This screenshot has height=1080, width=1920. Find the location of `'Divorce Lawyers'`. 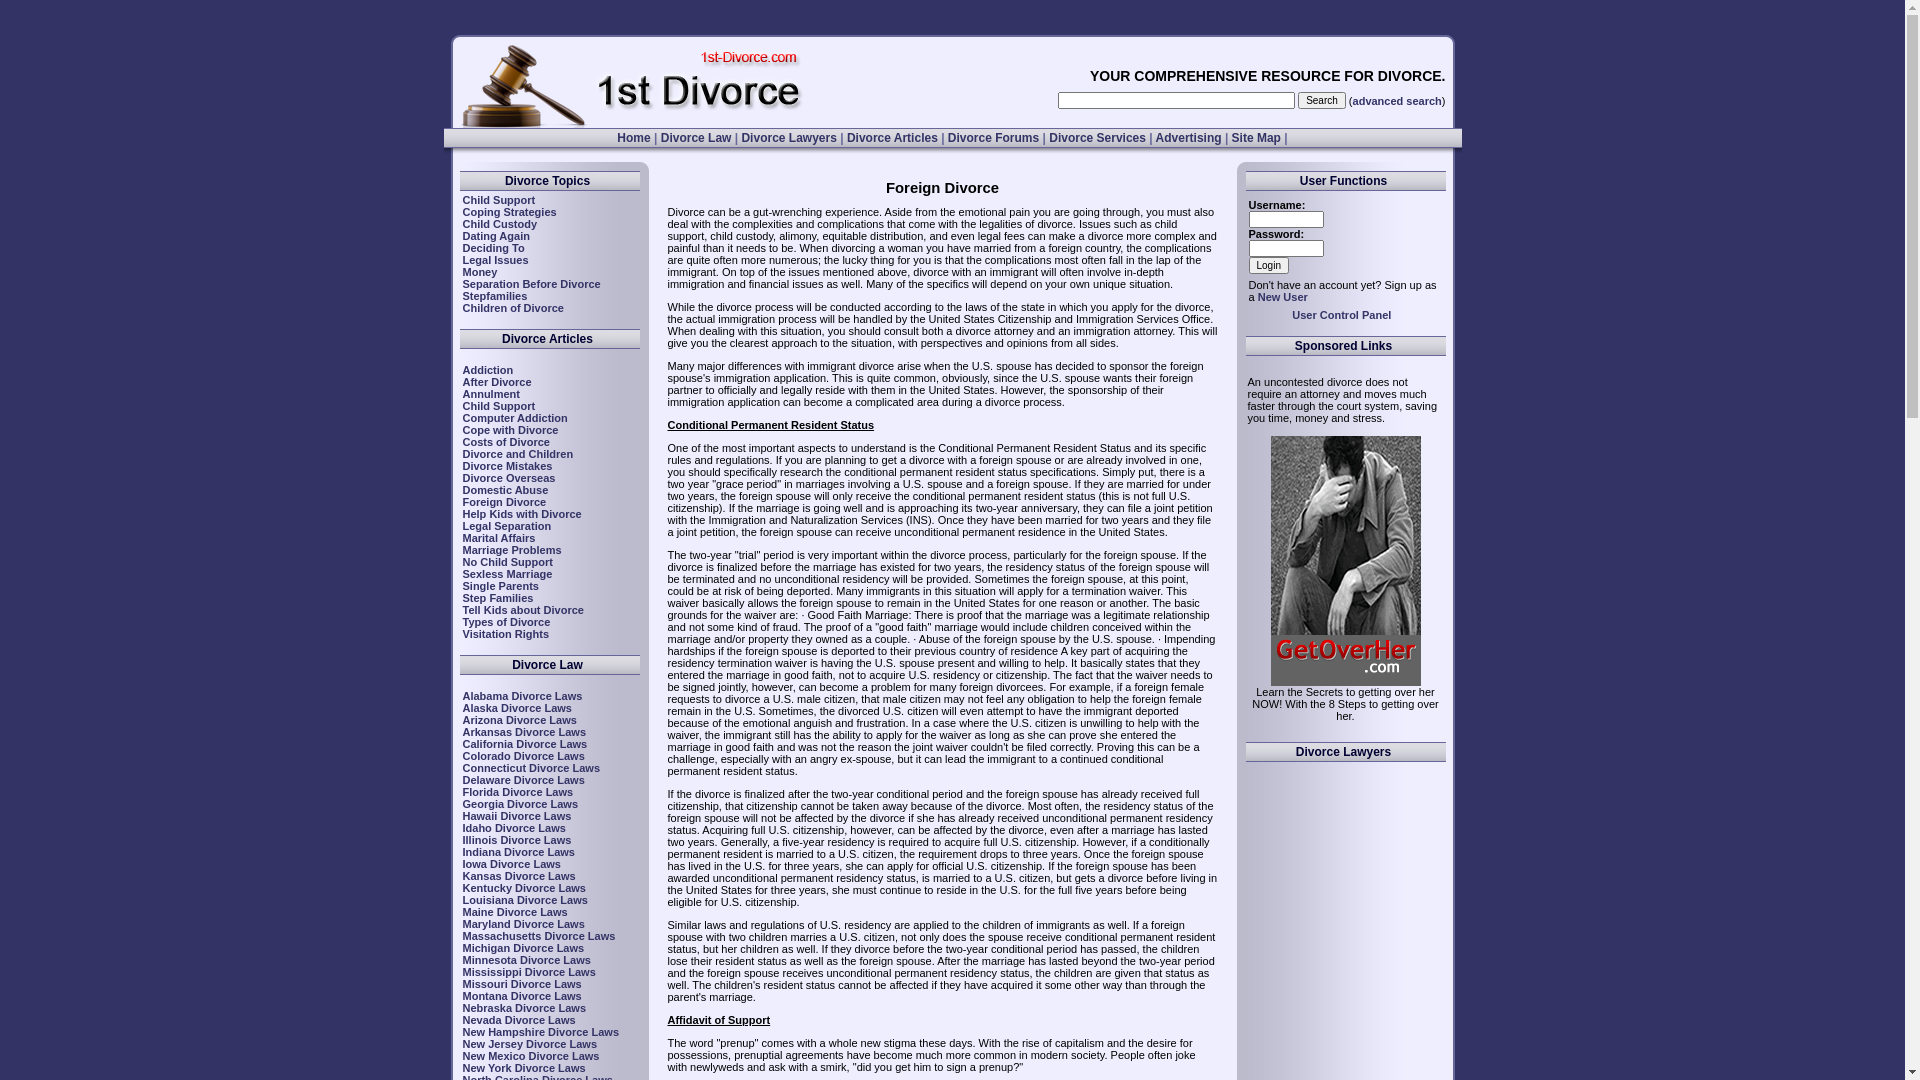

'Divorce Lawyers' is located at coordinates (787, 137).